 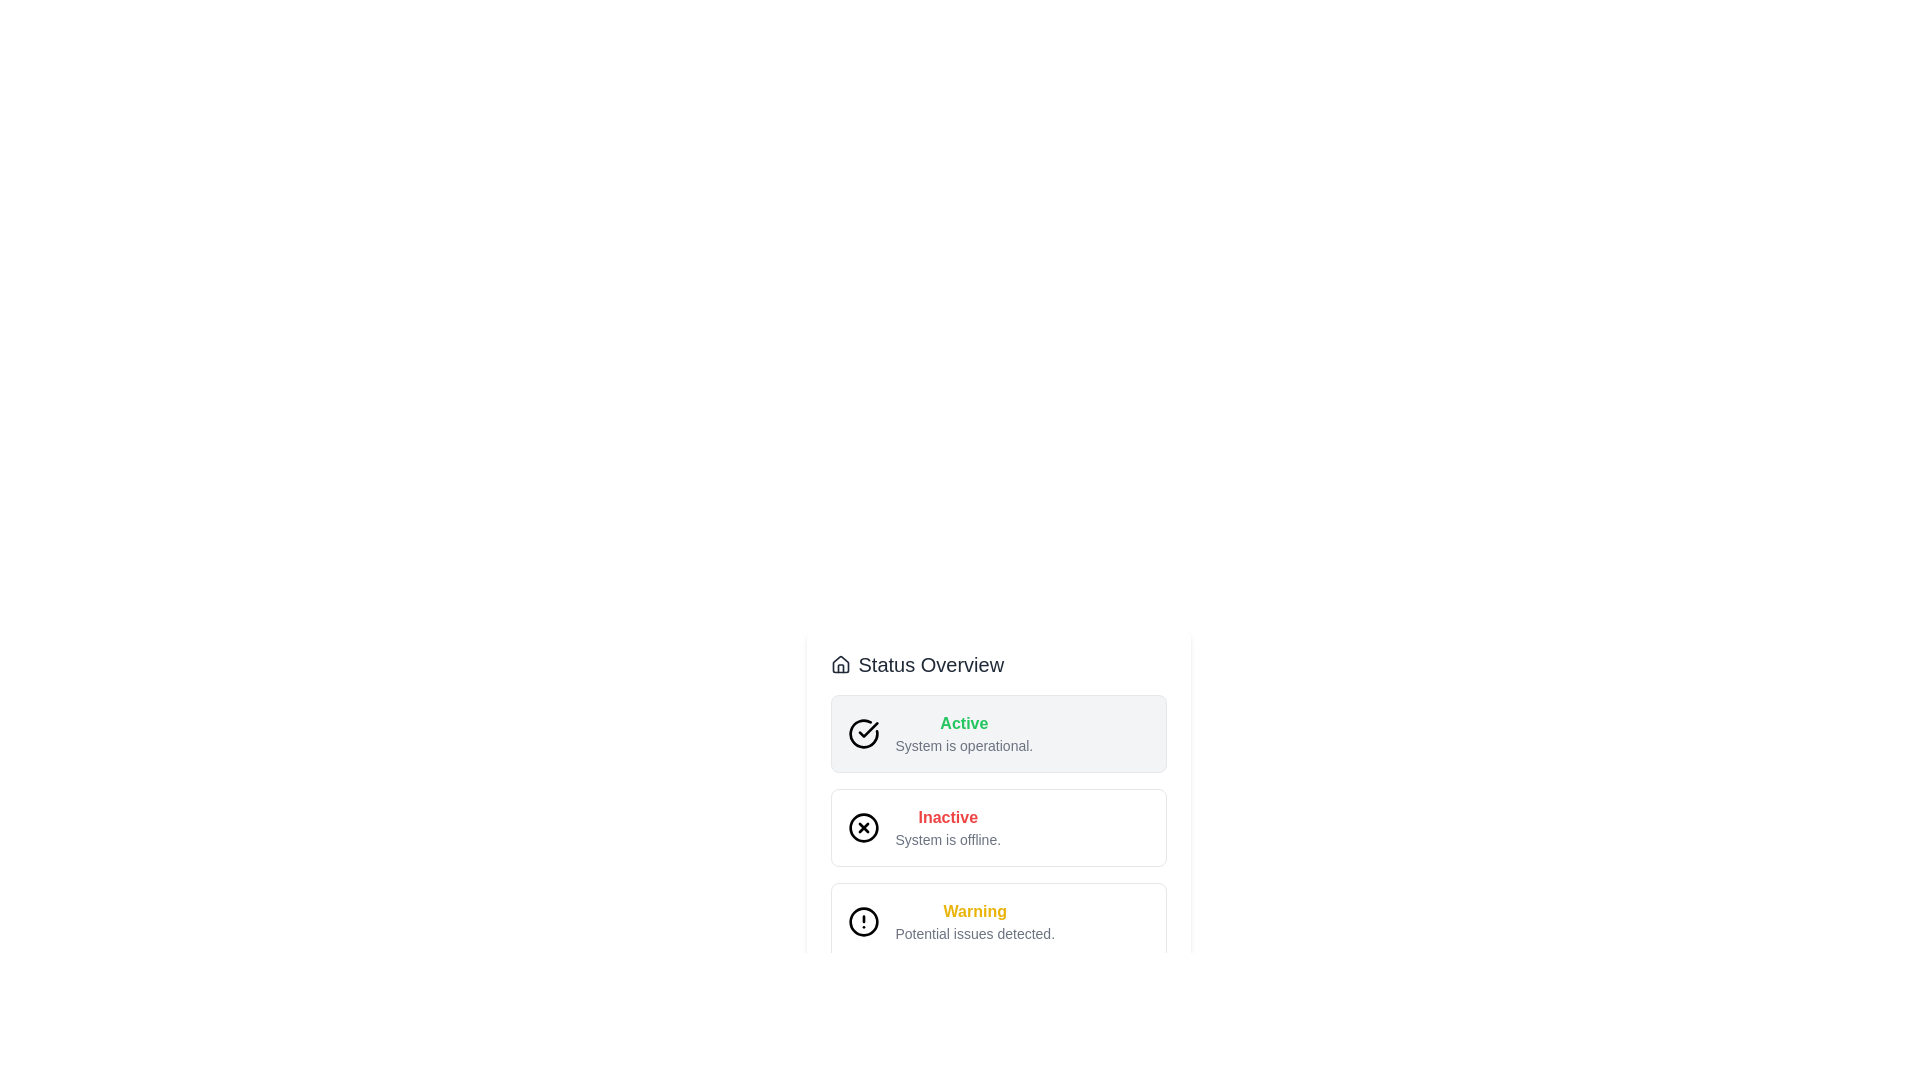 What do you see at coordinates (975, 933) in the screenshot?
I see `the warning message text label located beneath the 'Warning' label in the status overview section` at bounding box center [975, 933].